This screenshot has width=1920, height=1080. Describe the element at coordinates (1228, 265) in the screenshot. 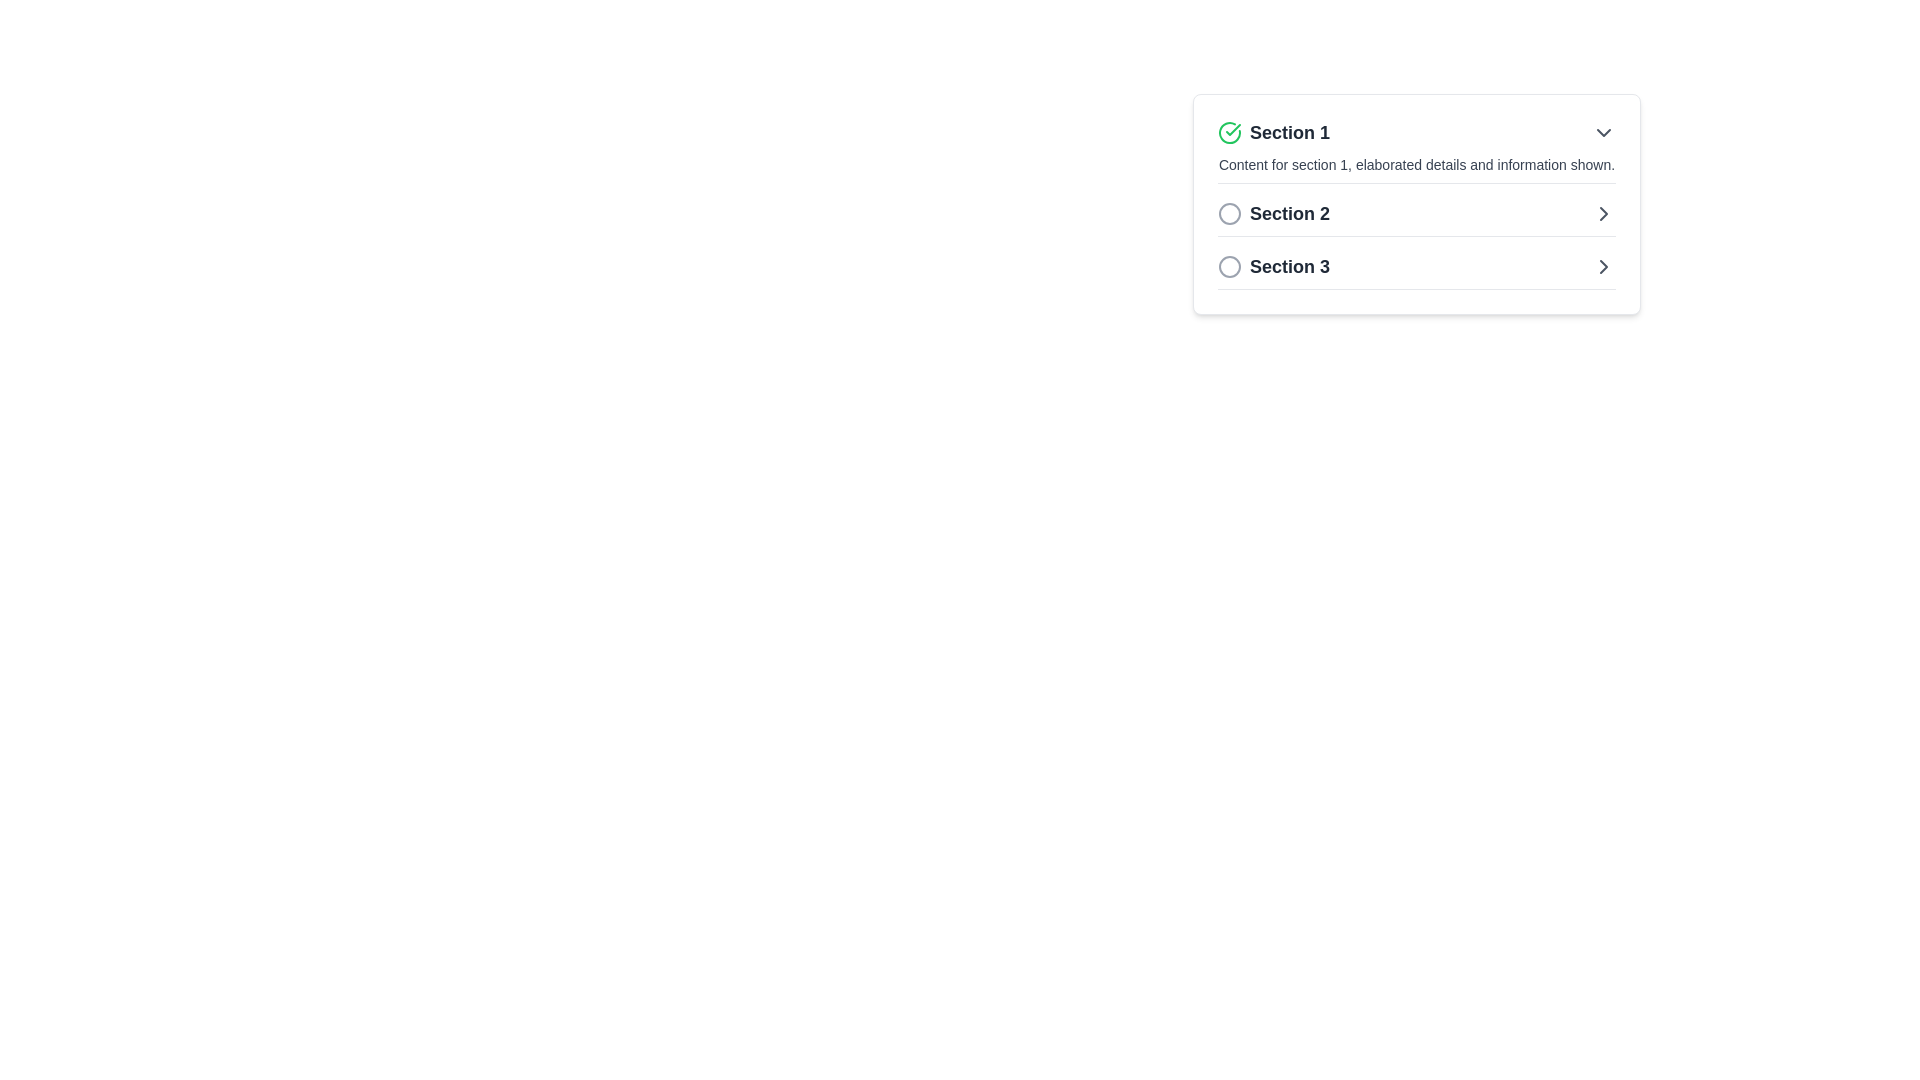

I see `the unselected radio button for the 'Section 3' option` at that location.